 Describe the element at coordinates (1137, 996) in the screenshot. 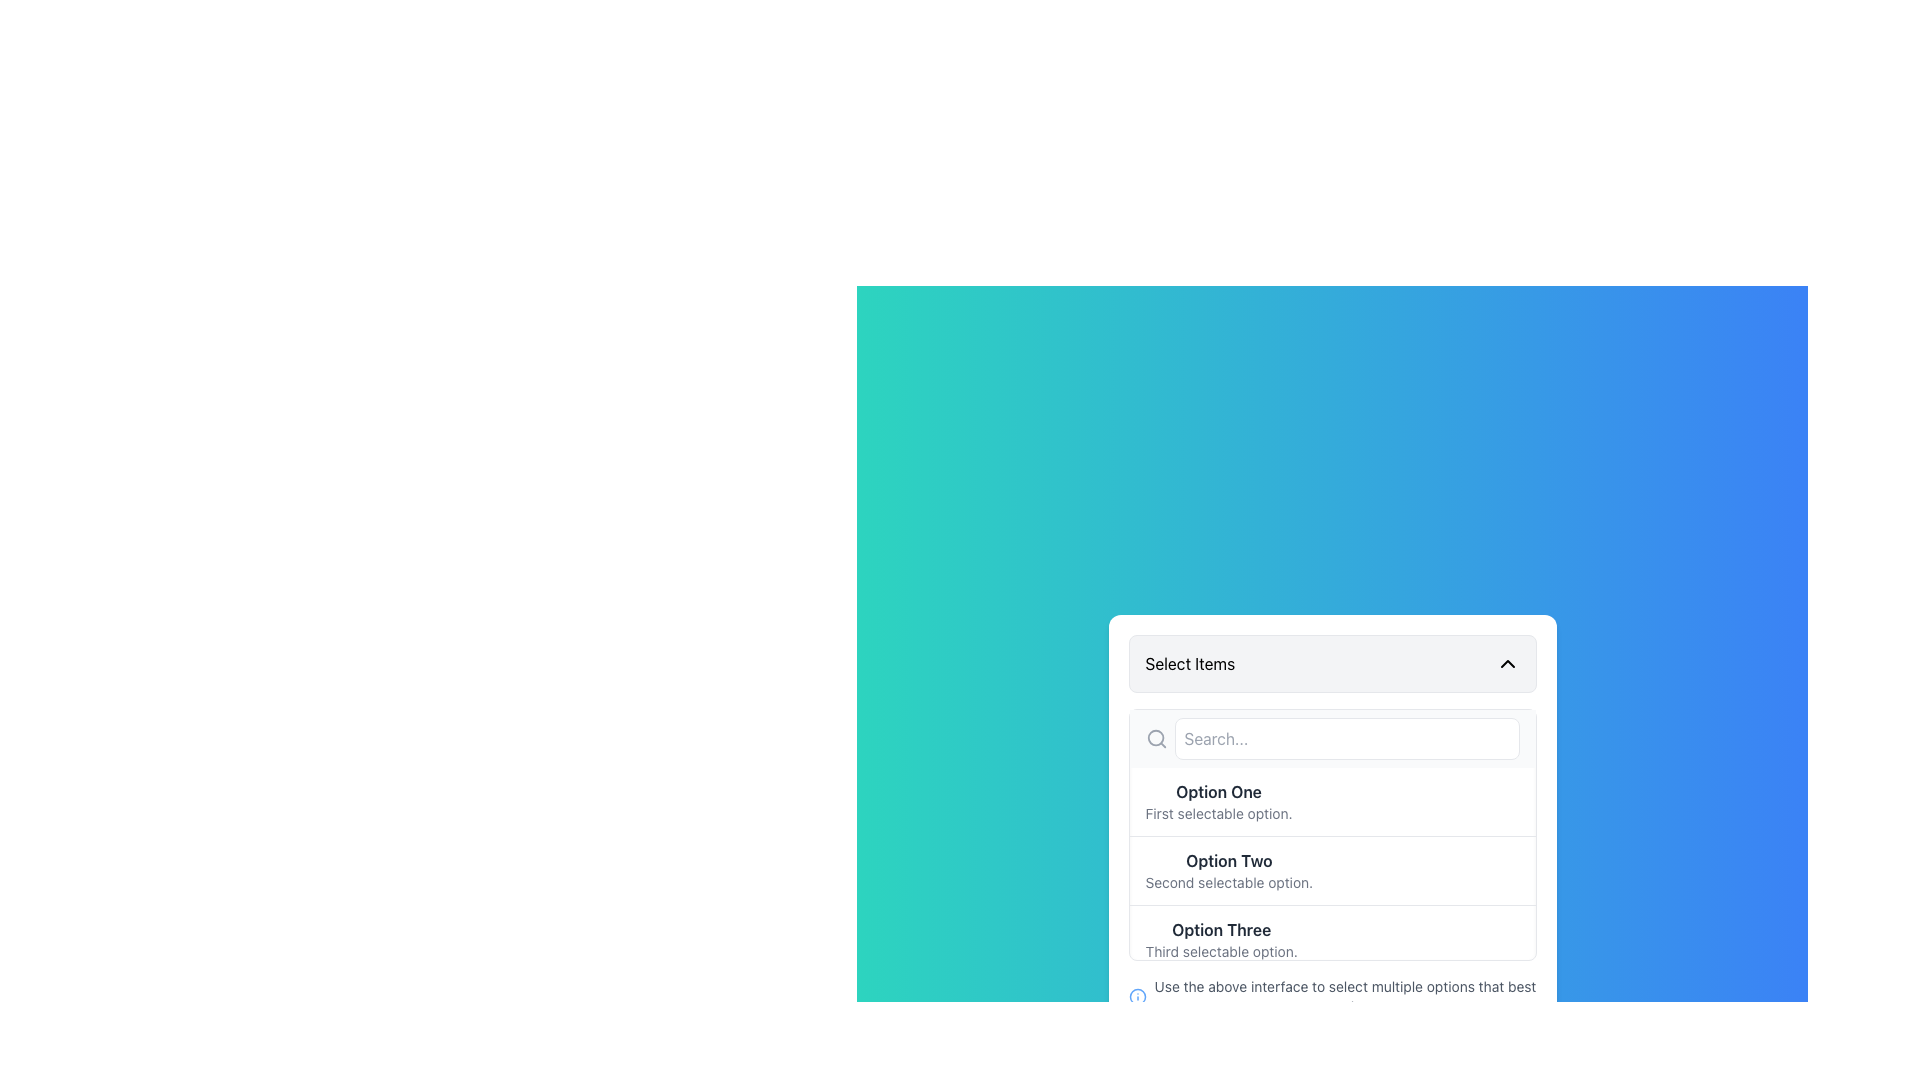

I see `the blue circular icon with an 'i' shape symbol` at that location.